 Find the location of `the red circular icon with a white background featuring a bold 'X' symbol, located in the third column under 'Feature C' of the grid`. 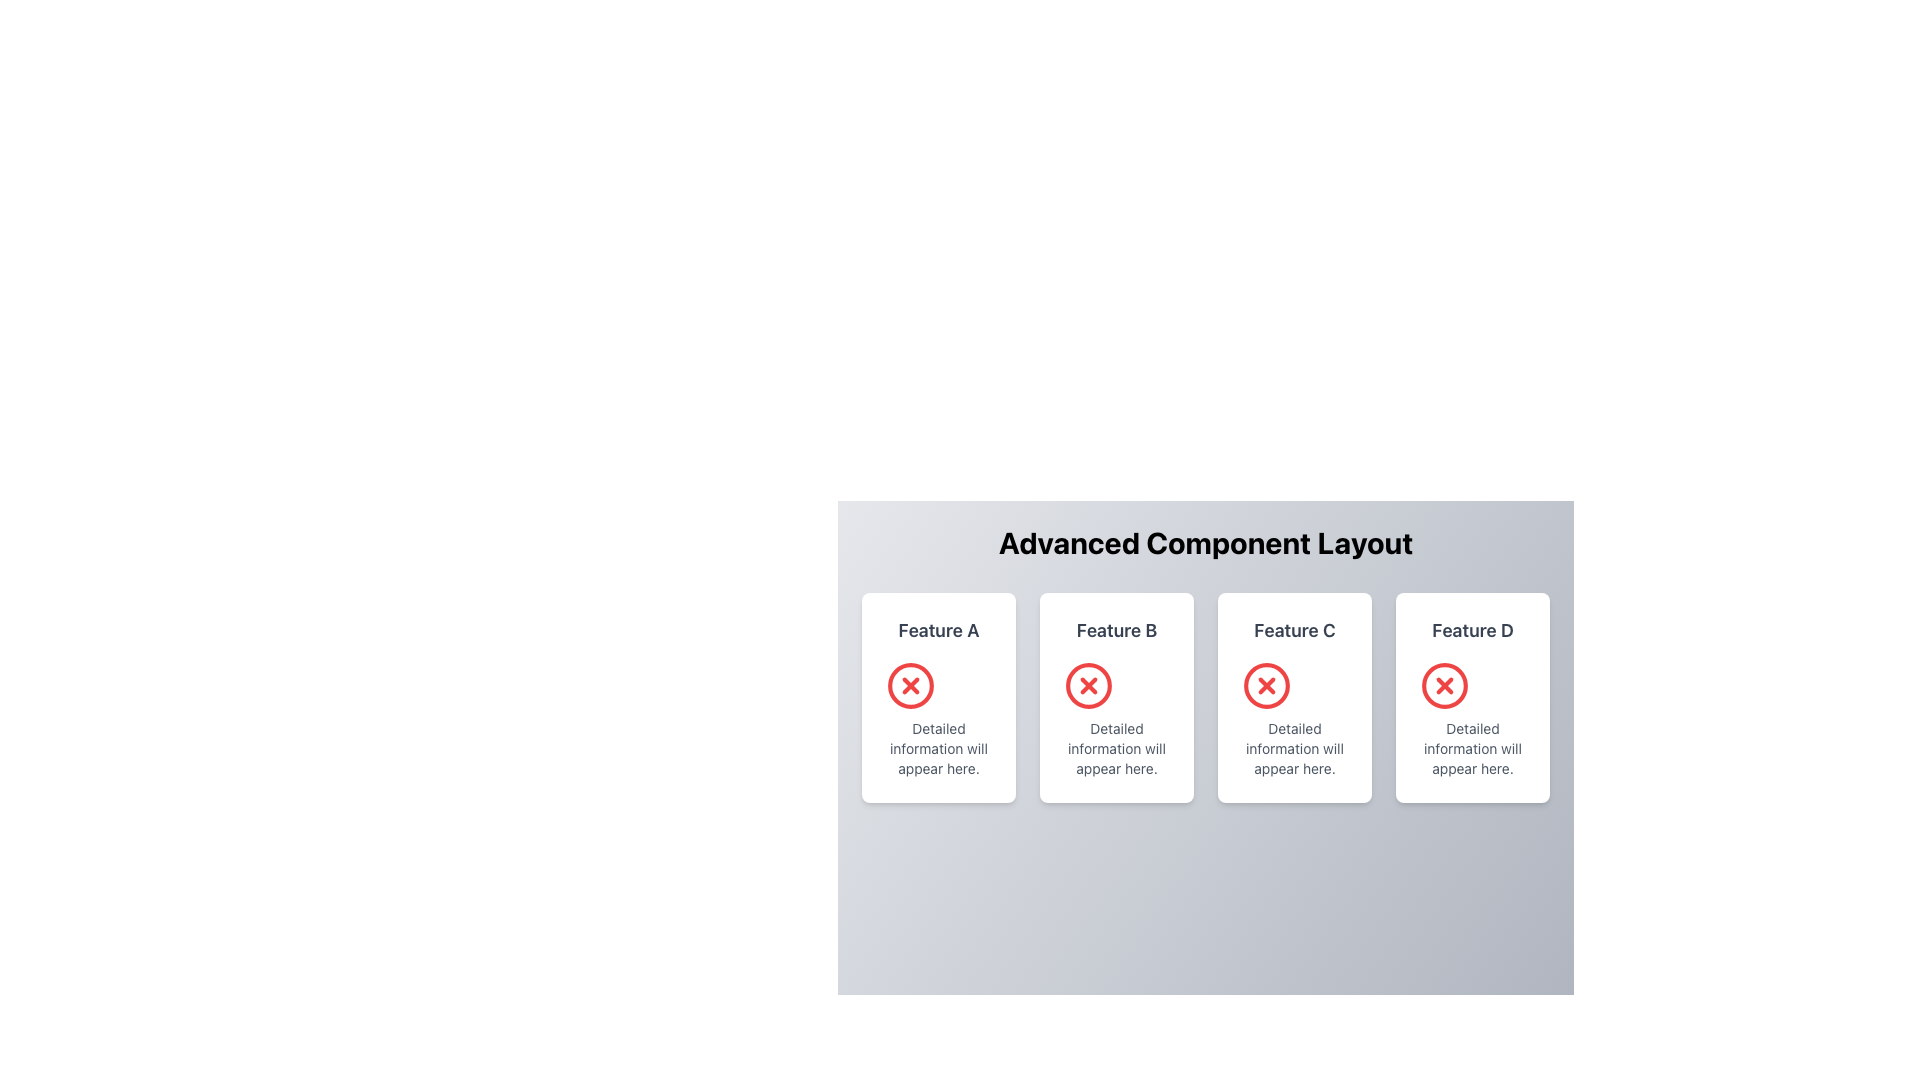

the red circular icon with a white background featuring a bold 'X' symbol, located in the third column under 'Feature C' of the grid is located at coordinates (1266, 685).